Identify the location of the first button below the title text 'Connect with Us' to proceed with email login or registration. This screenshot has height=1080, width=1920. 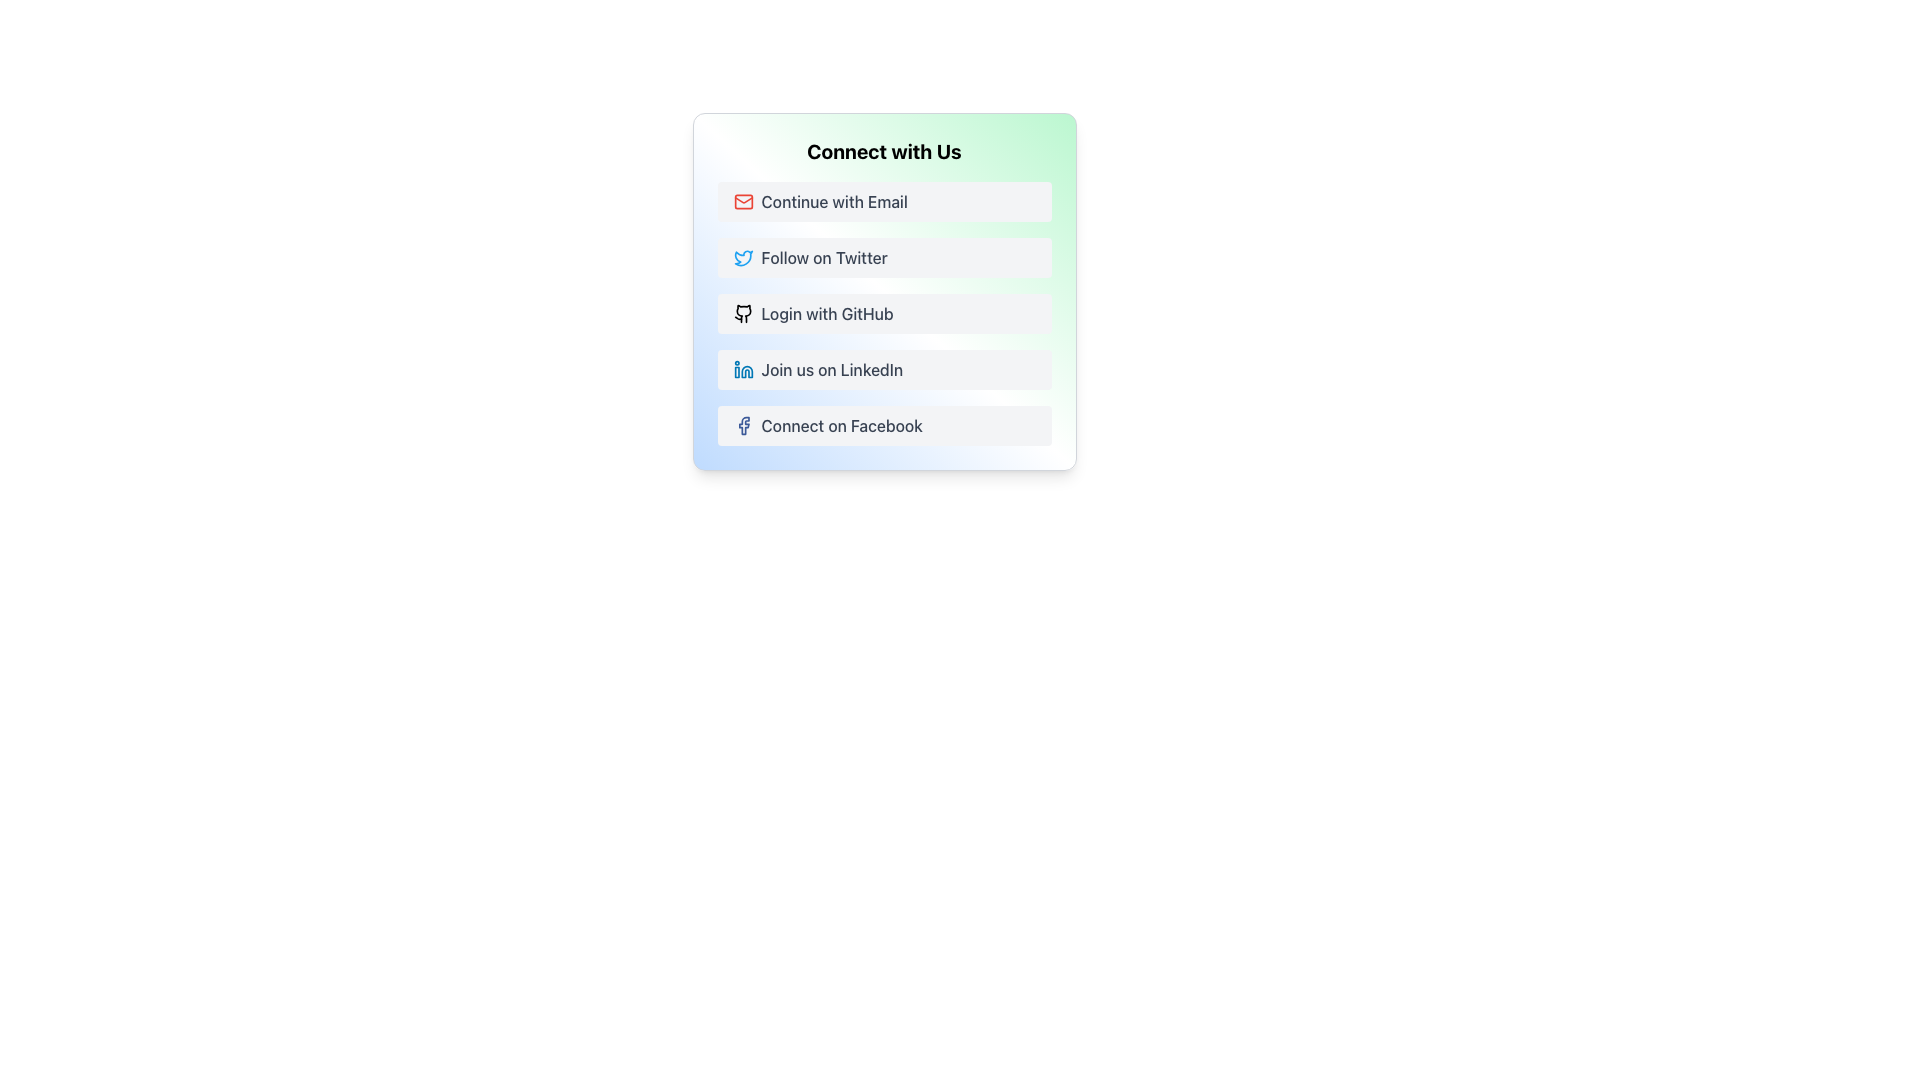
(883, 201).